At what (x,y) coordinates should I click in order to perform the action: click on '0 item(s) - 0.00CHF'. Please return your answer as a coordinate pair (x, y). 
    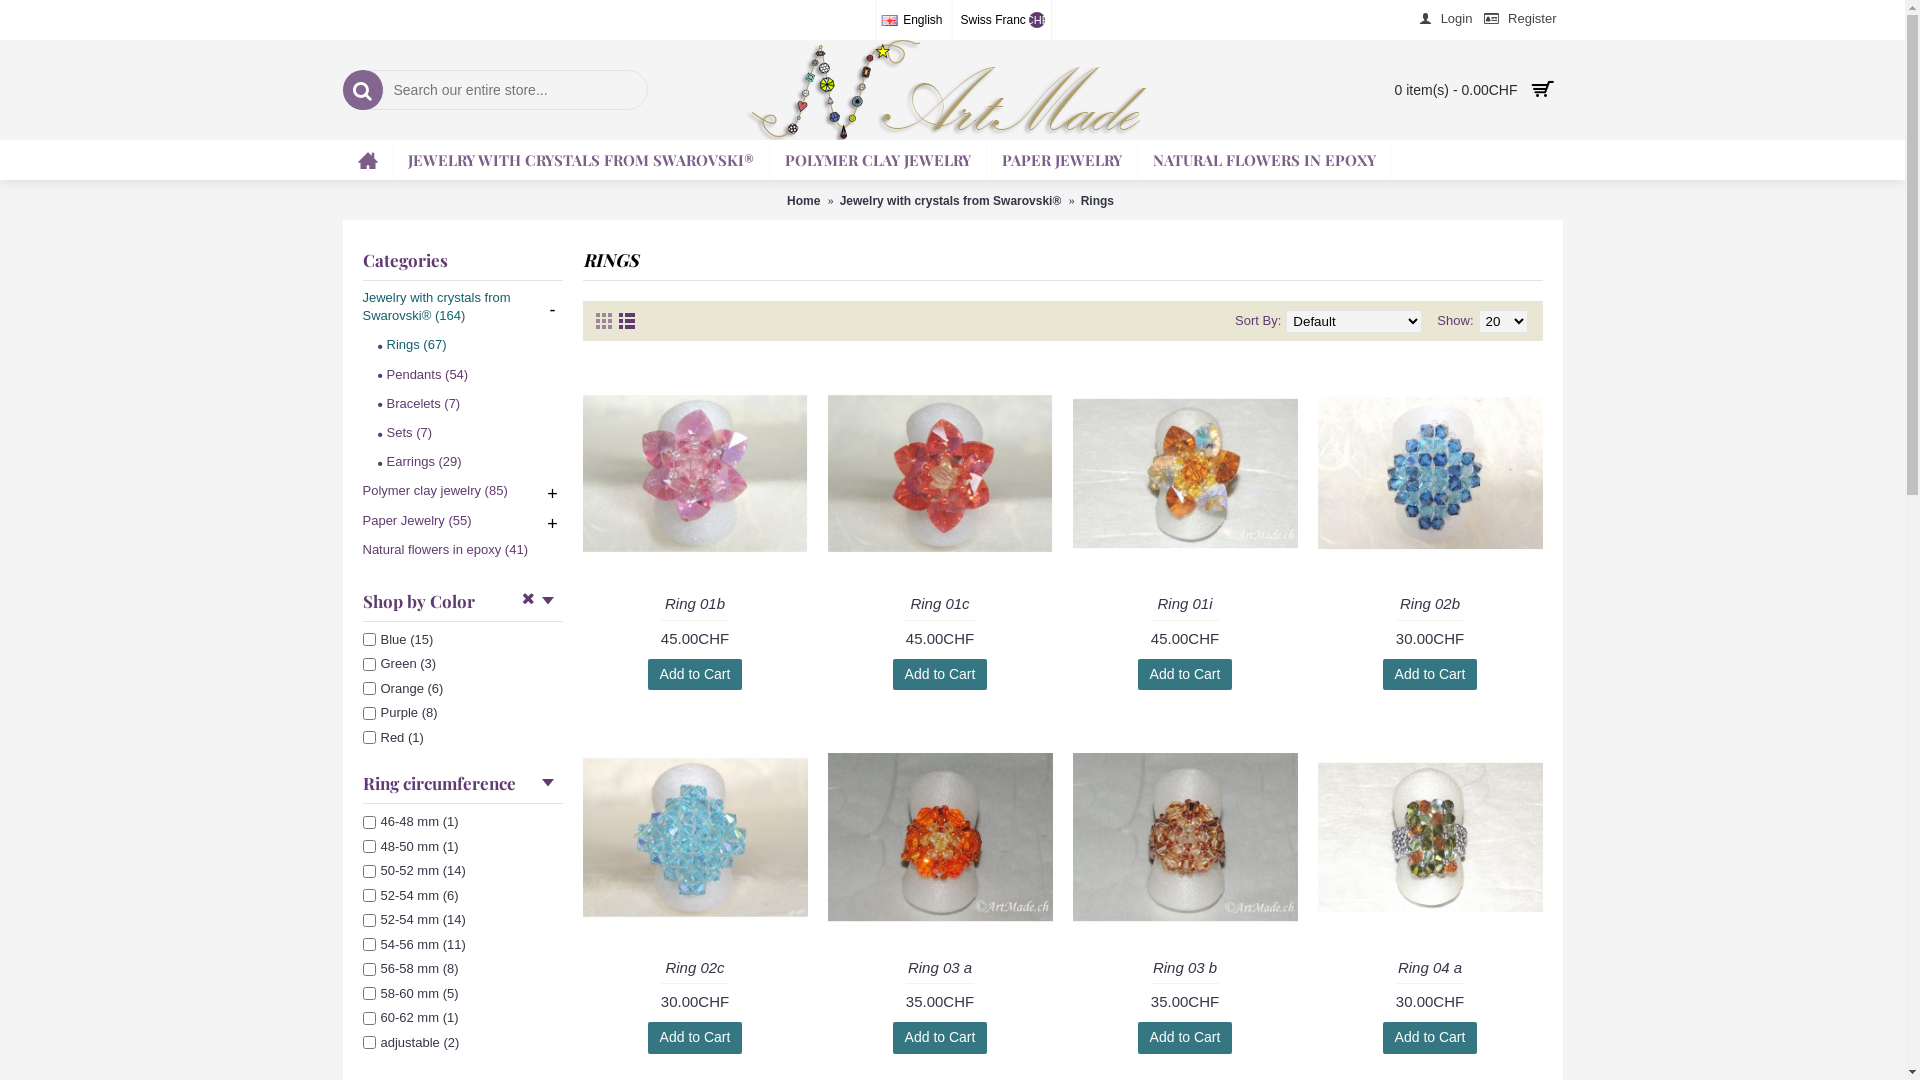
    Looking at the image, I should click on (1409, 88).